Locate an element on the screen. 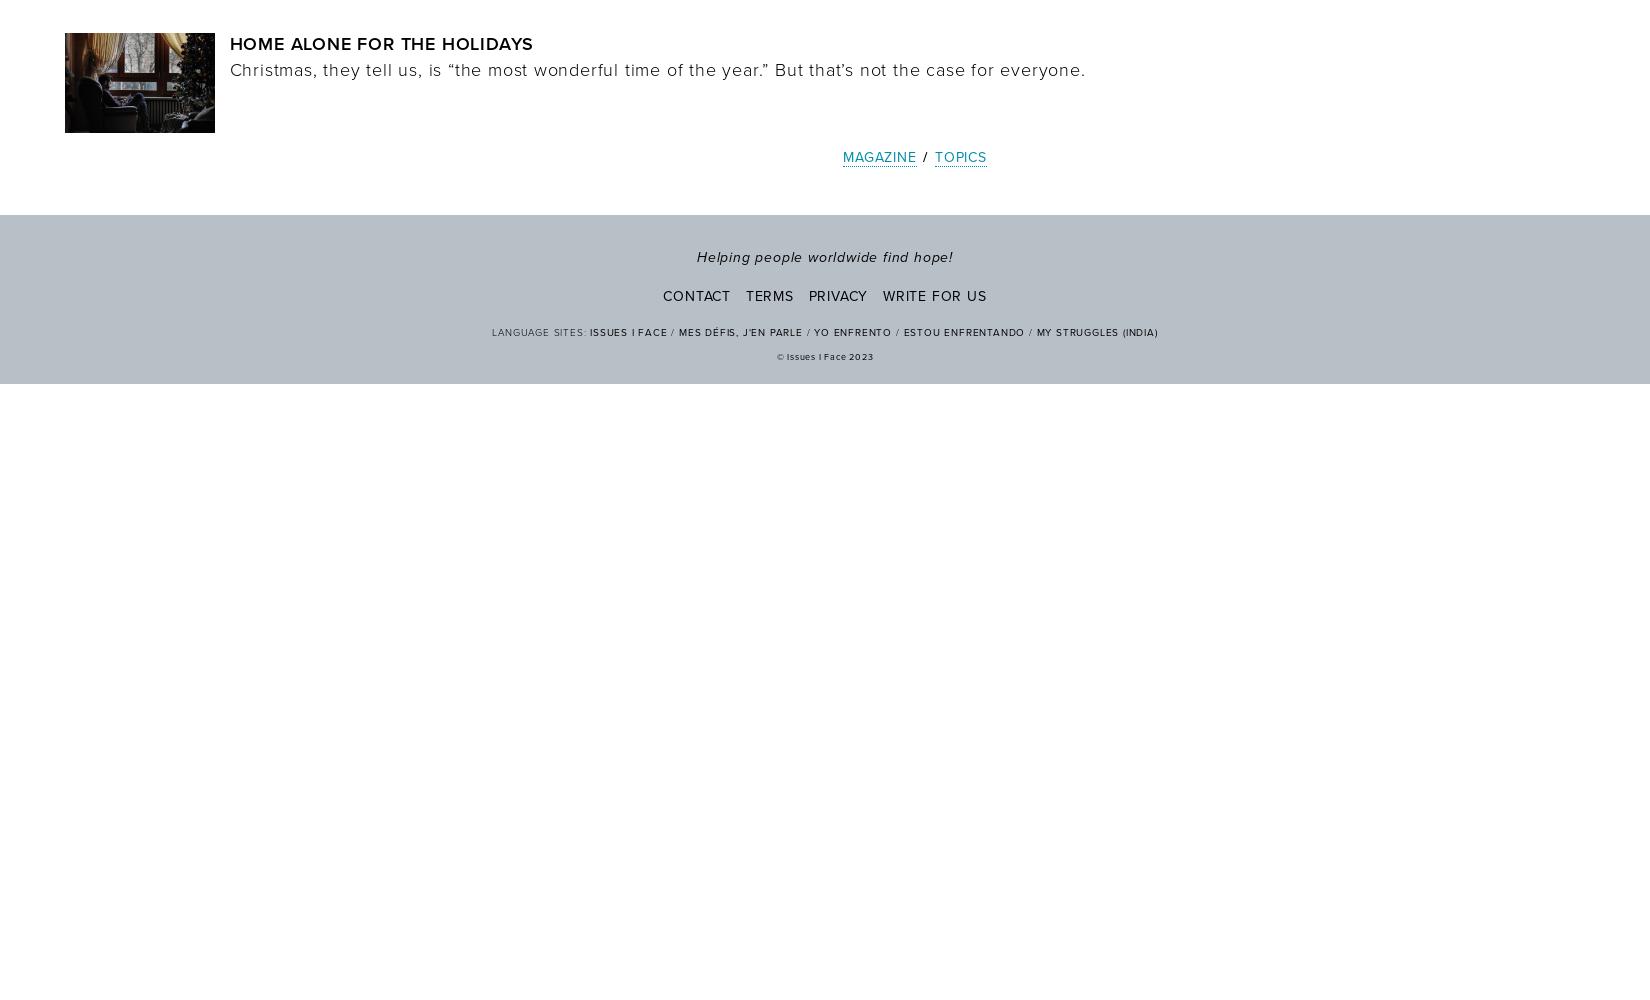  'Home Alone for the Holidays' is located at coordinates (381, 43).